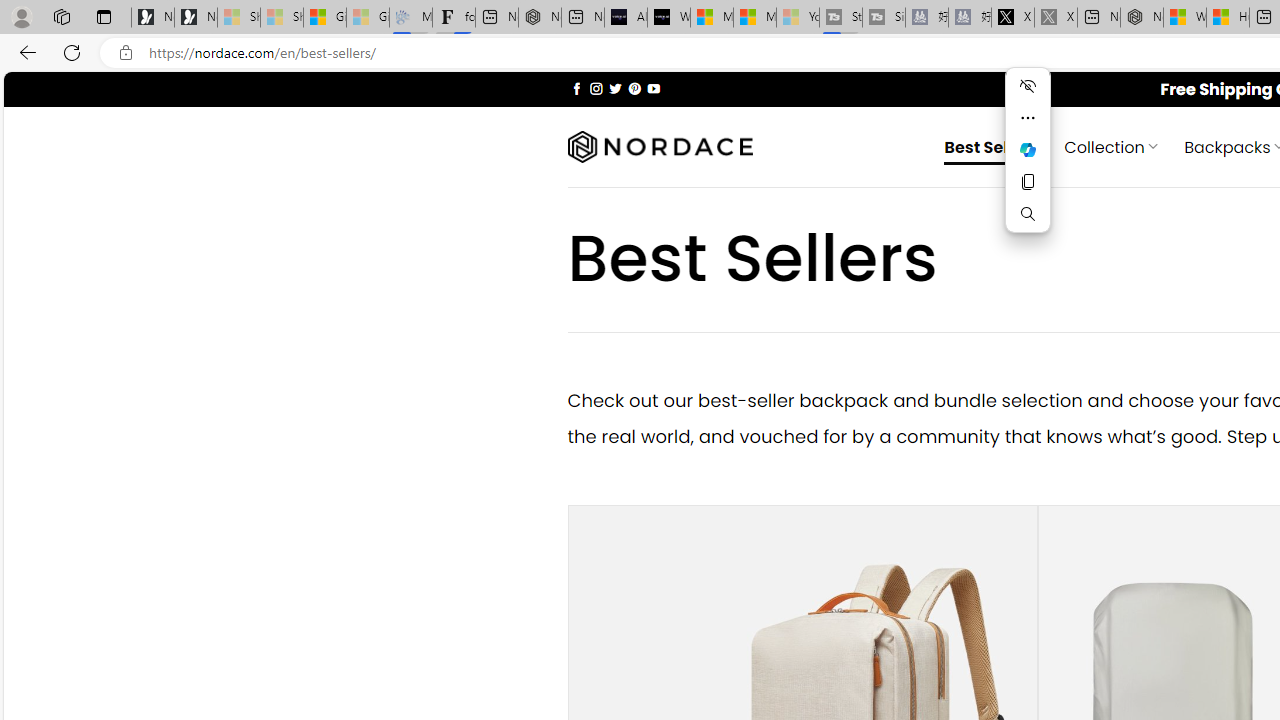 Image resolution: width=1280 pixels, height=720 pixels. What do you see at coordinates (1027, 85) in the screenshot?
I see `'Hide menu'` at bounding box center [1027, 85].